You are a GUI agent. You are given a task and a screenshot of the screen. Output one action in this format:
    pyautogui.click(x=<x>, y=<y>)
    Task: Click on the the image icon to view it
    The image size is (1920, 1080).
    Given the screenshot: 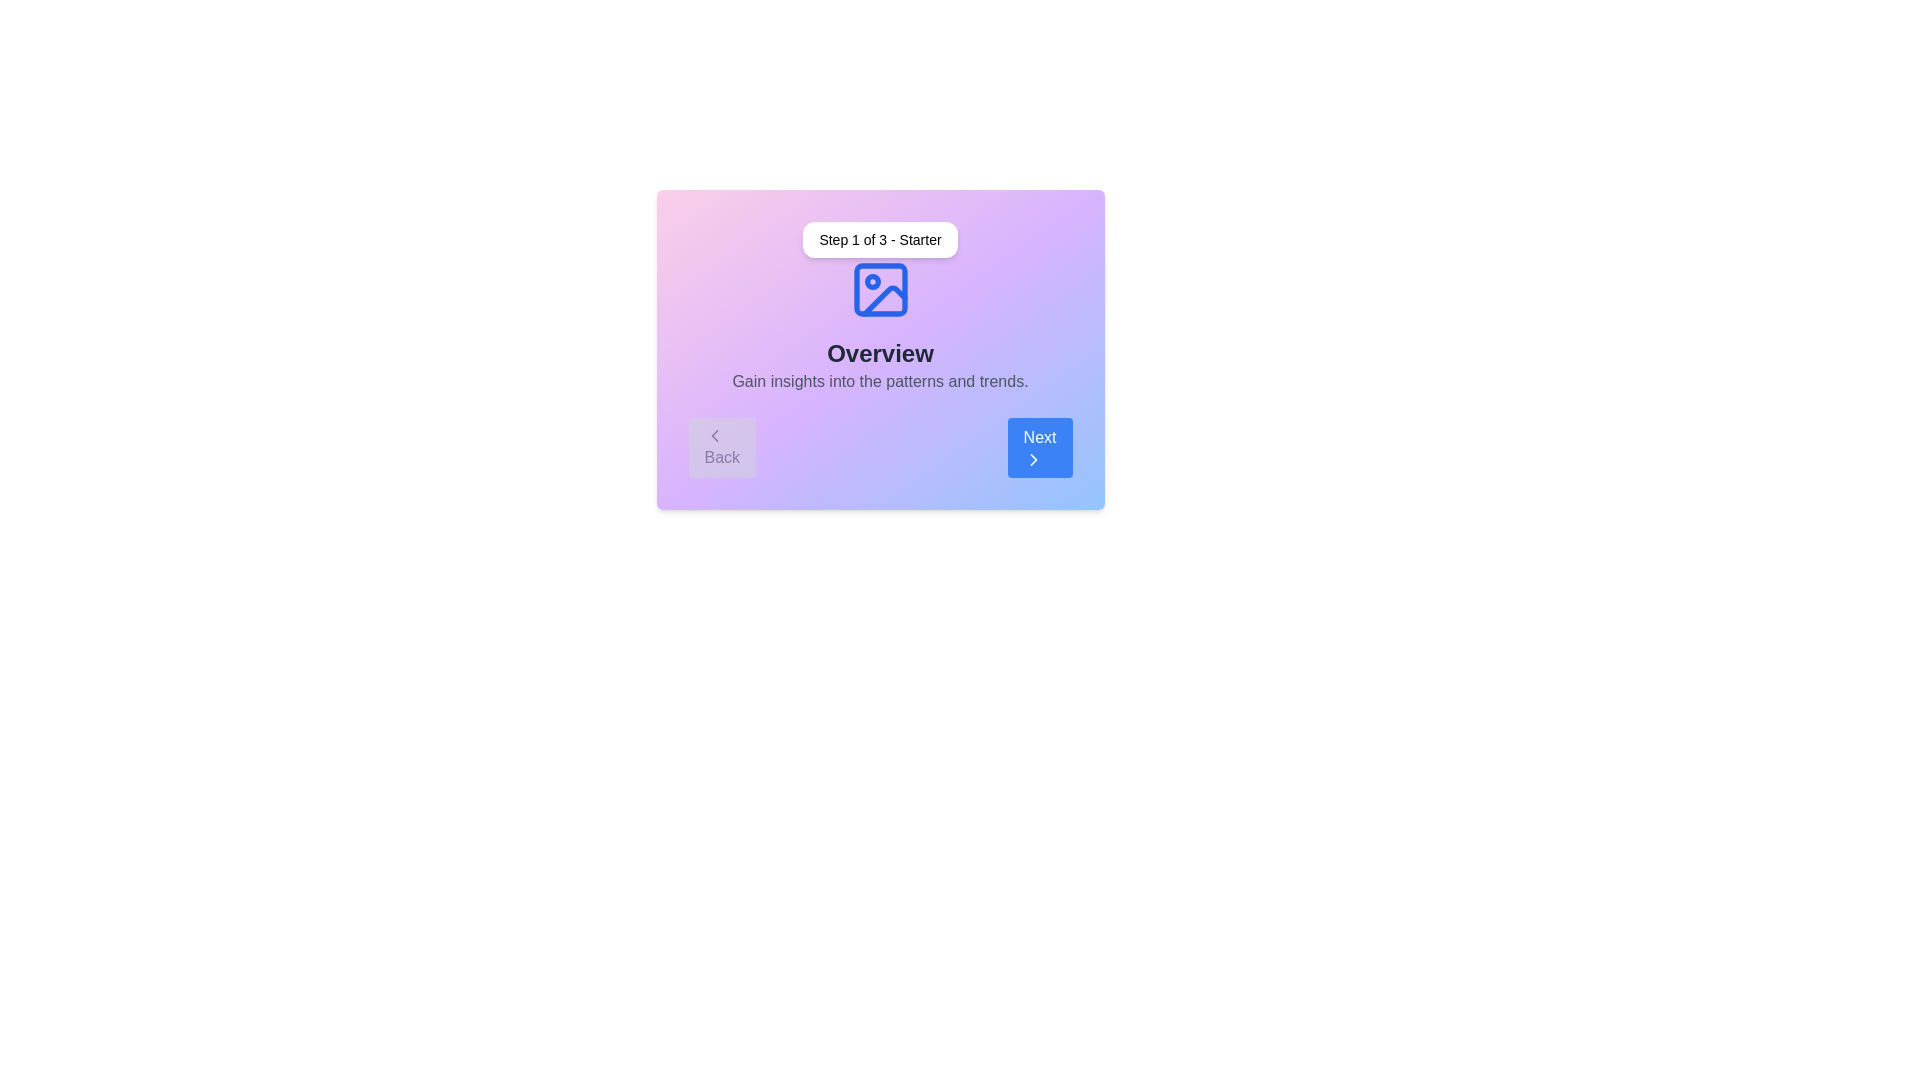 What is the action you would take?
    pyautogui.click(x=880, y=289)
    